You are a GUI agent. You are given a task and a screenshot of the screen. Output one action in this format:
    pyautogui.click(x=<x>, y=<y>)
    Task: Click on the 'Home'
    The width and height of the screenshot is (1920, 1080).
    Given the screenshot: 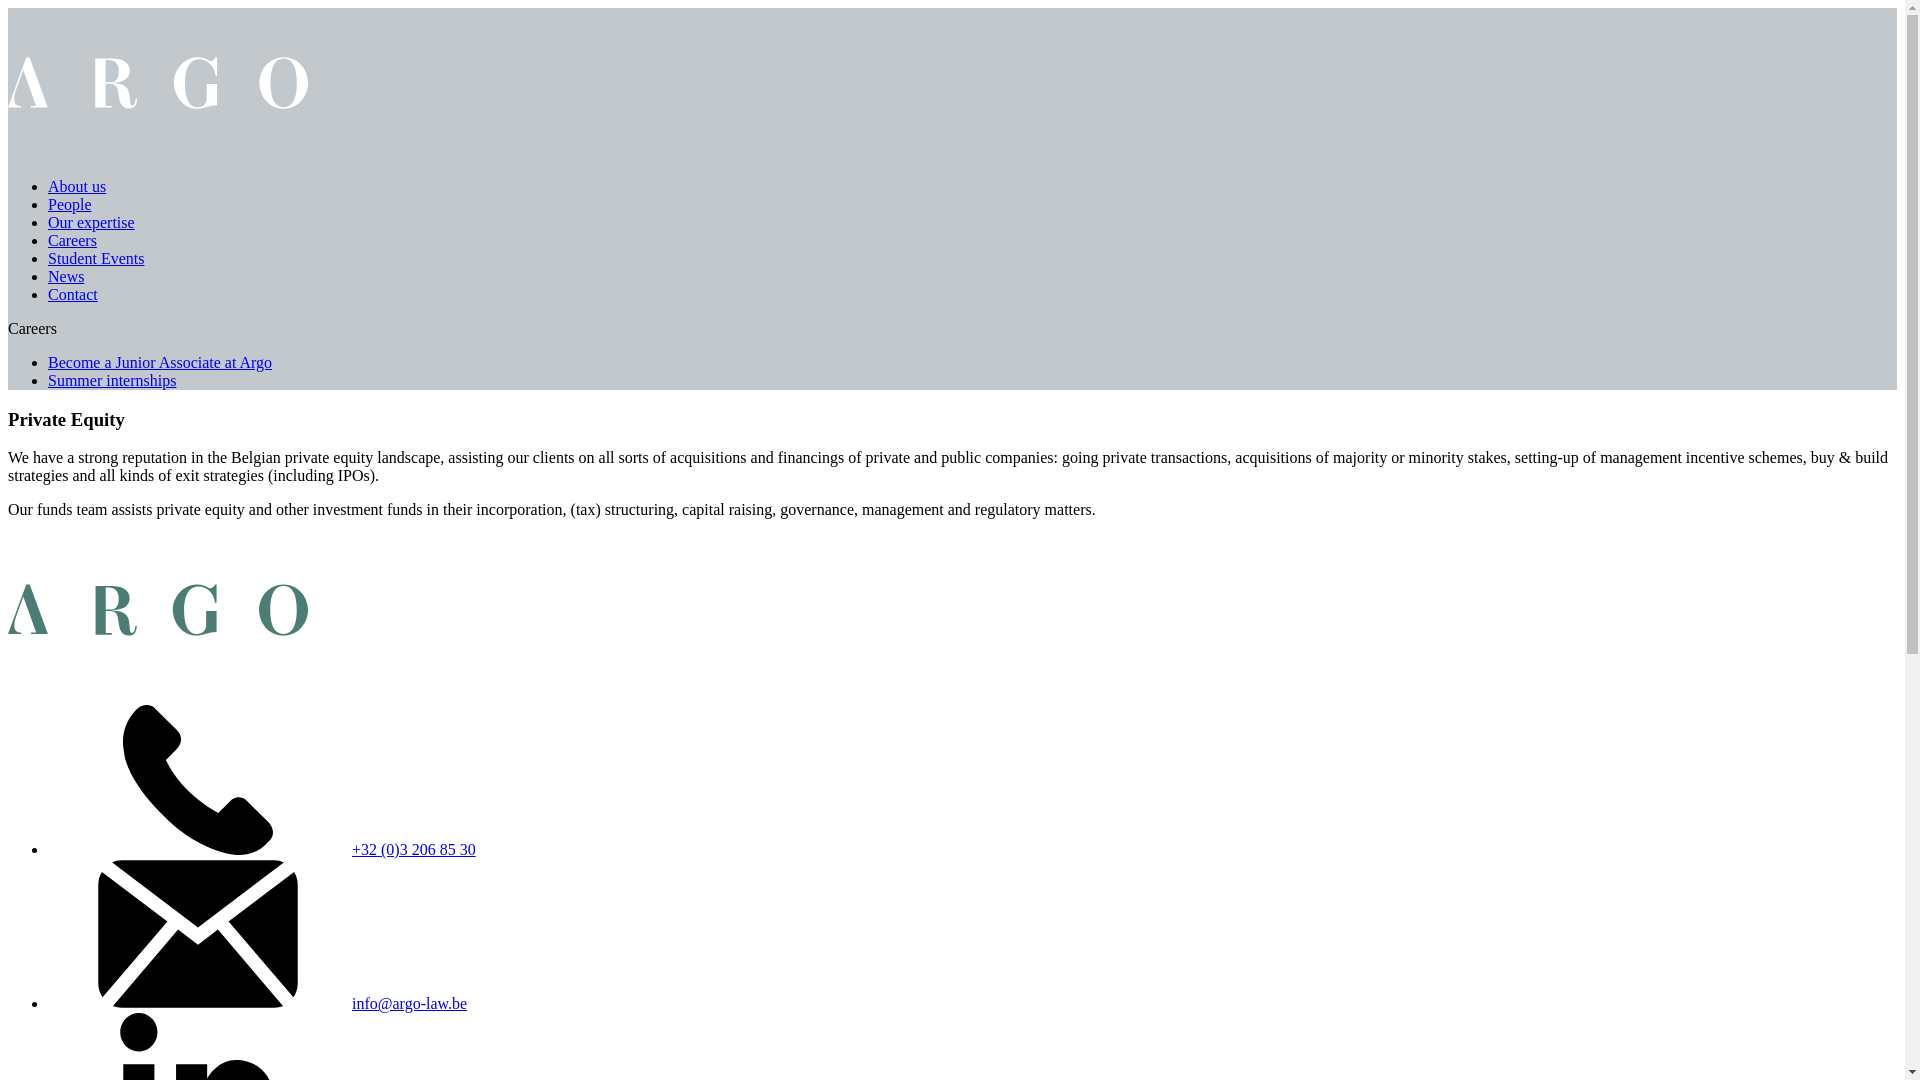 What is the action you would take?
    pyautogui.click(x=157, y=151)
    